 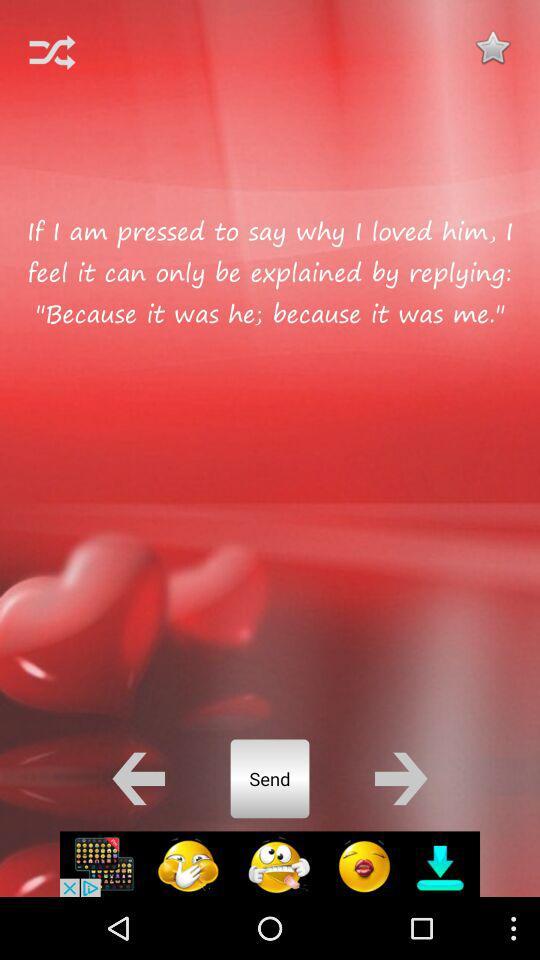 I want to click on previous, so click(x=137, y=777).